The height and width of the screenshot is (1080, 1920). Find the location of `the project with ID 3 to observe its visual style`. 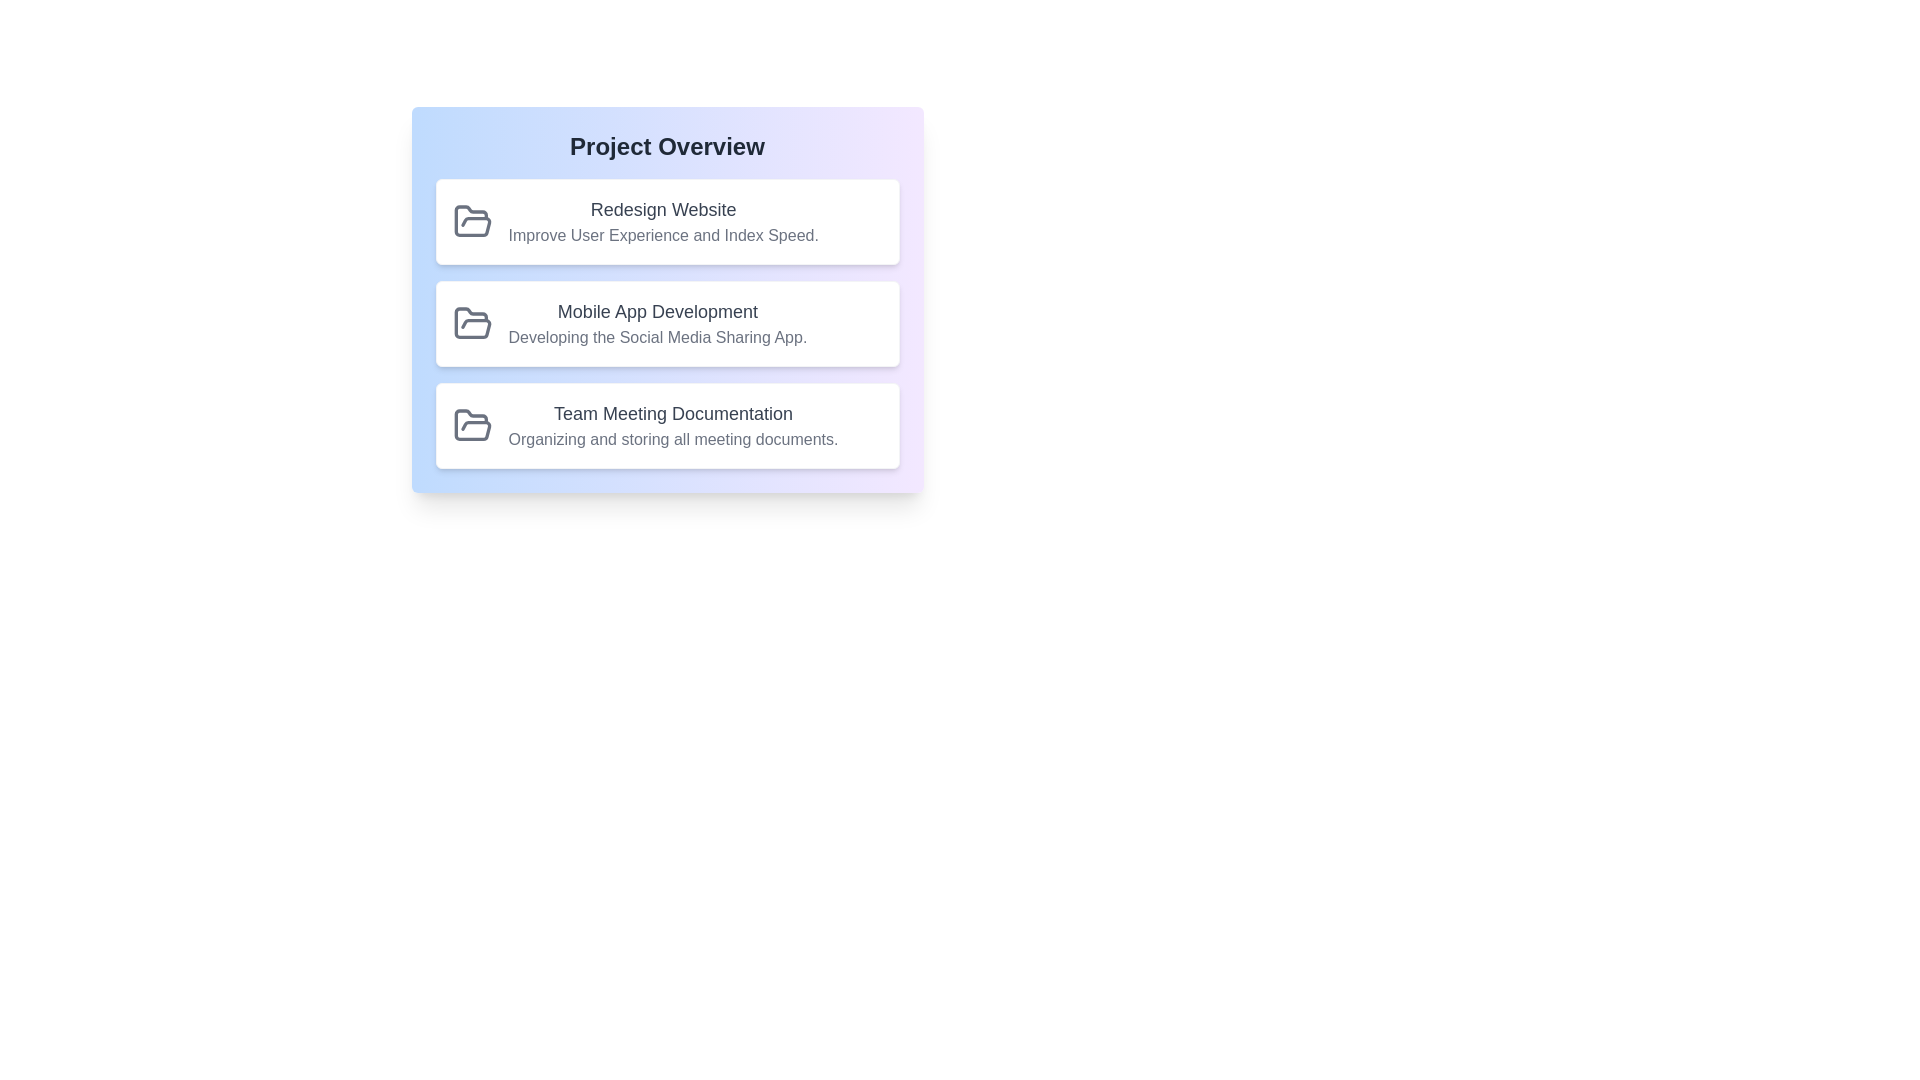

the project with ID 3 to observe its visual style is located at coordinates (667, 424).